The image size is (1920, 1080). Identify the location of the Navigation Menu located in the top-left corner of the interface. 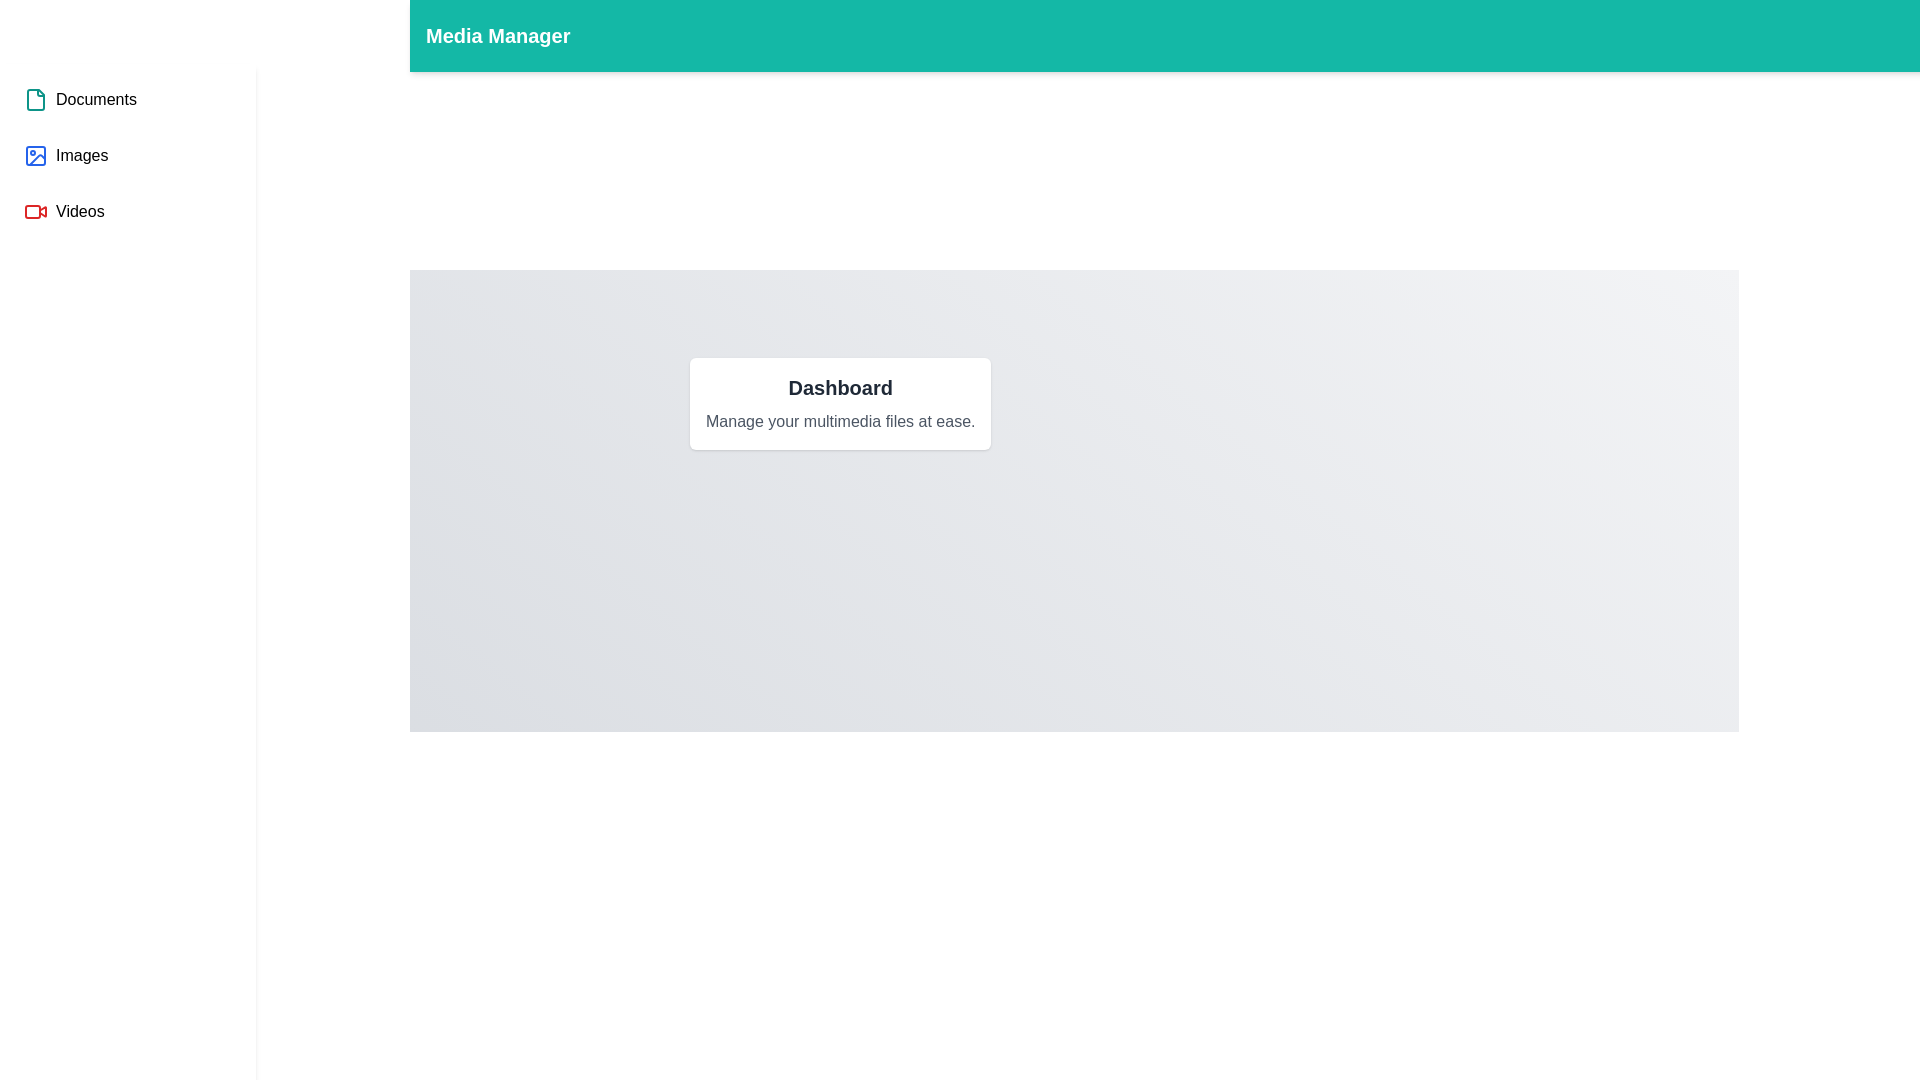
(127, 154).